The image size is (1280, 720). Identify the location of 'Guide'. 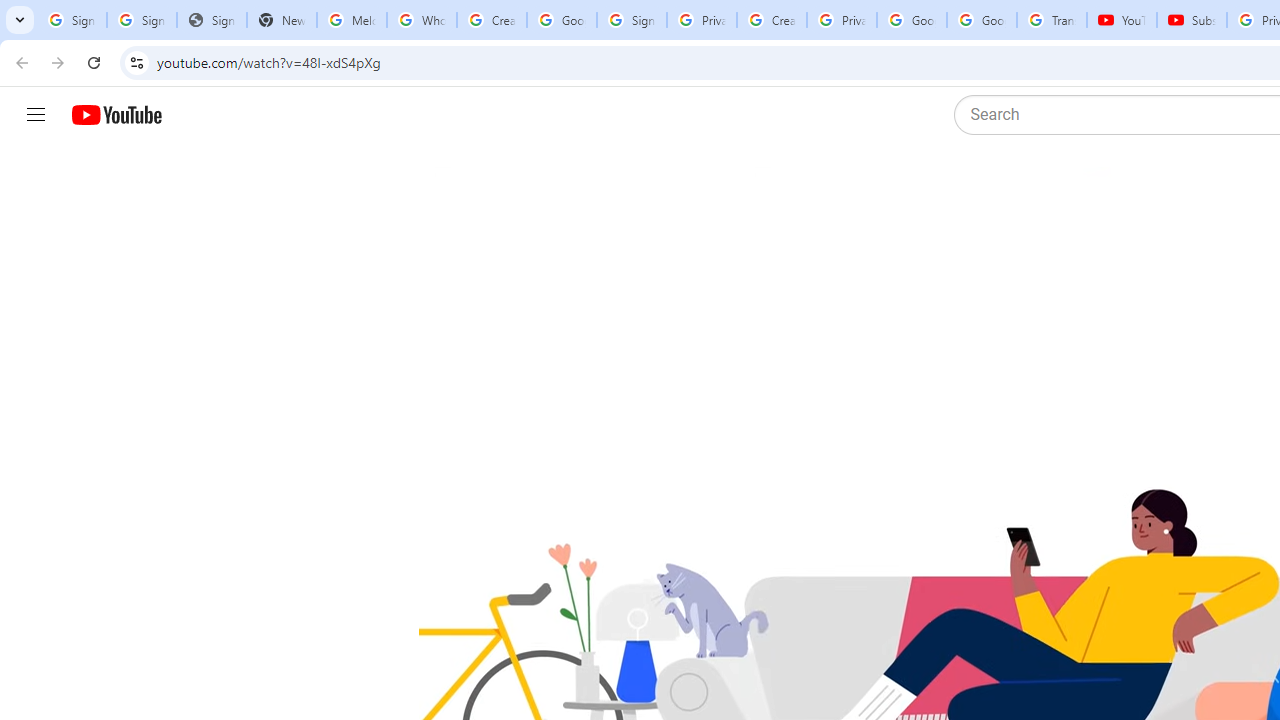
(35, 115).